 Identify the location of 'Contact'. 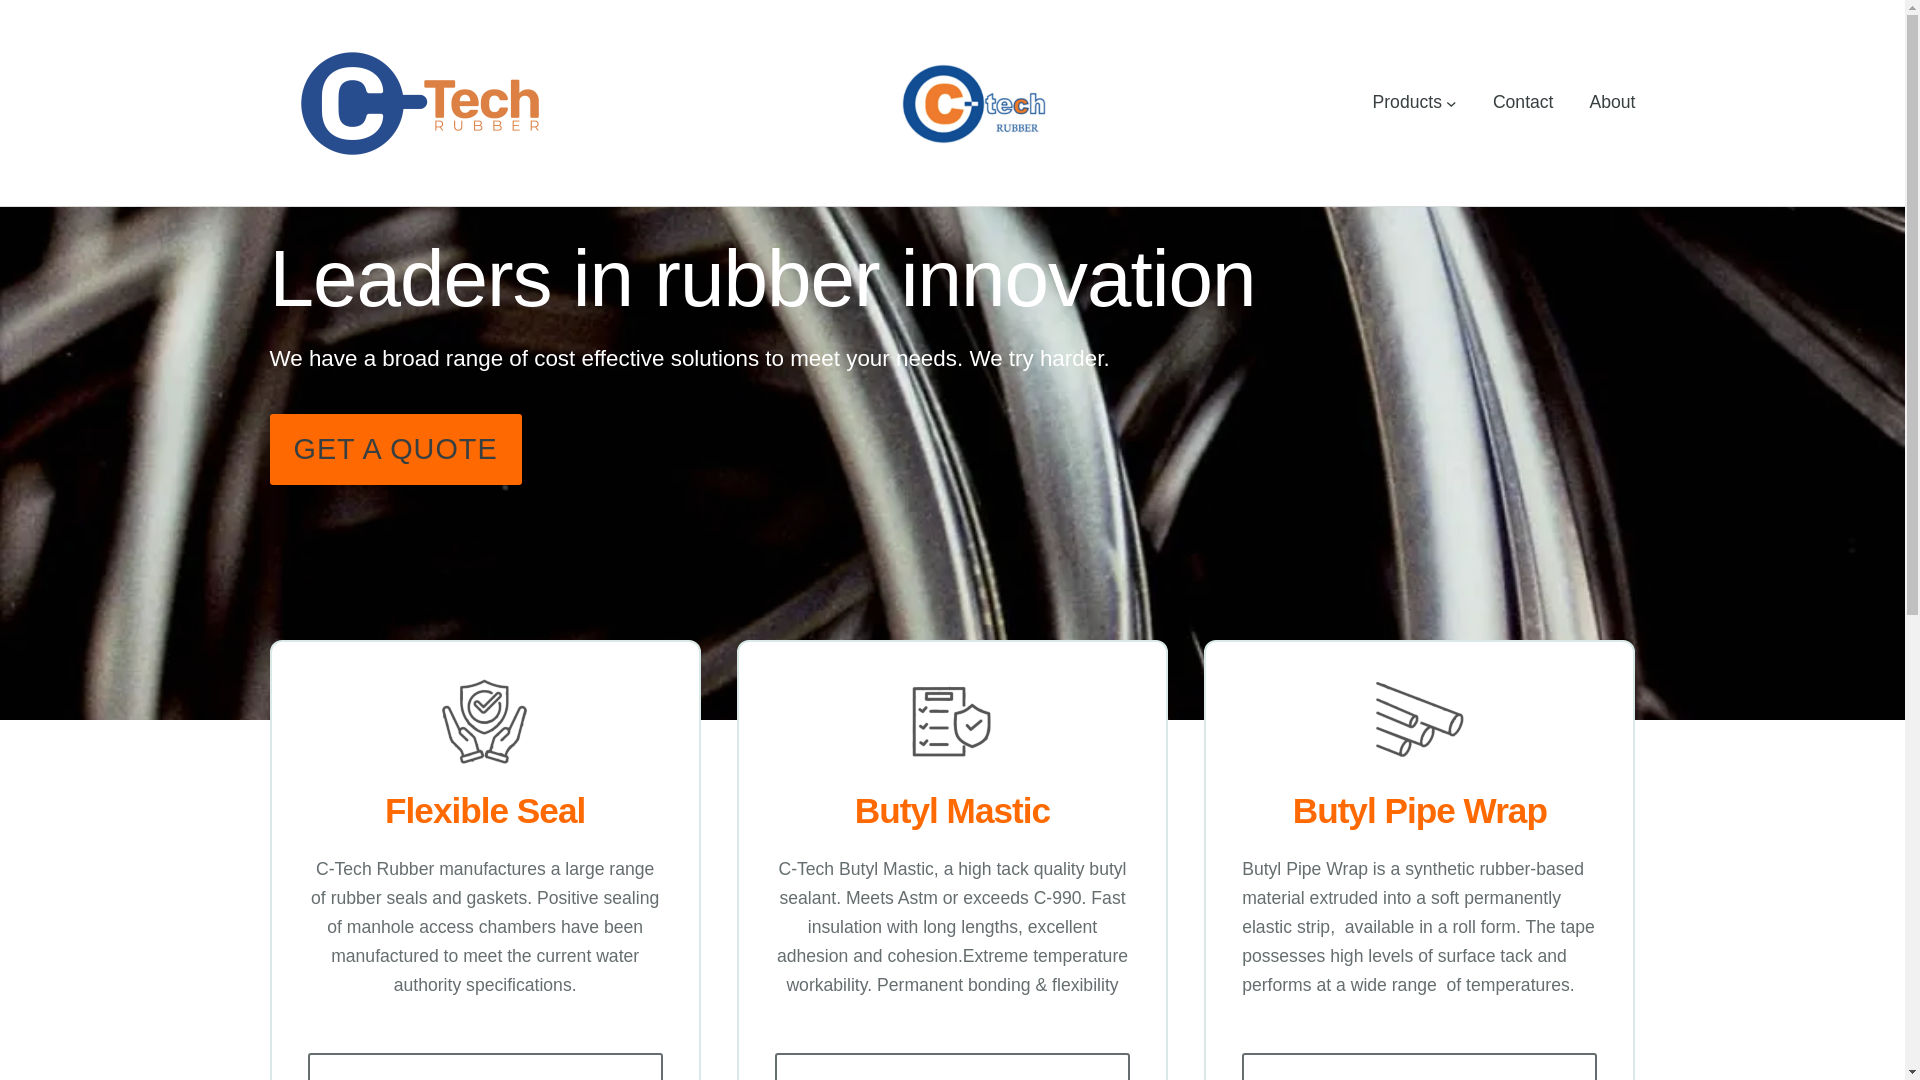
(1522, 102).